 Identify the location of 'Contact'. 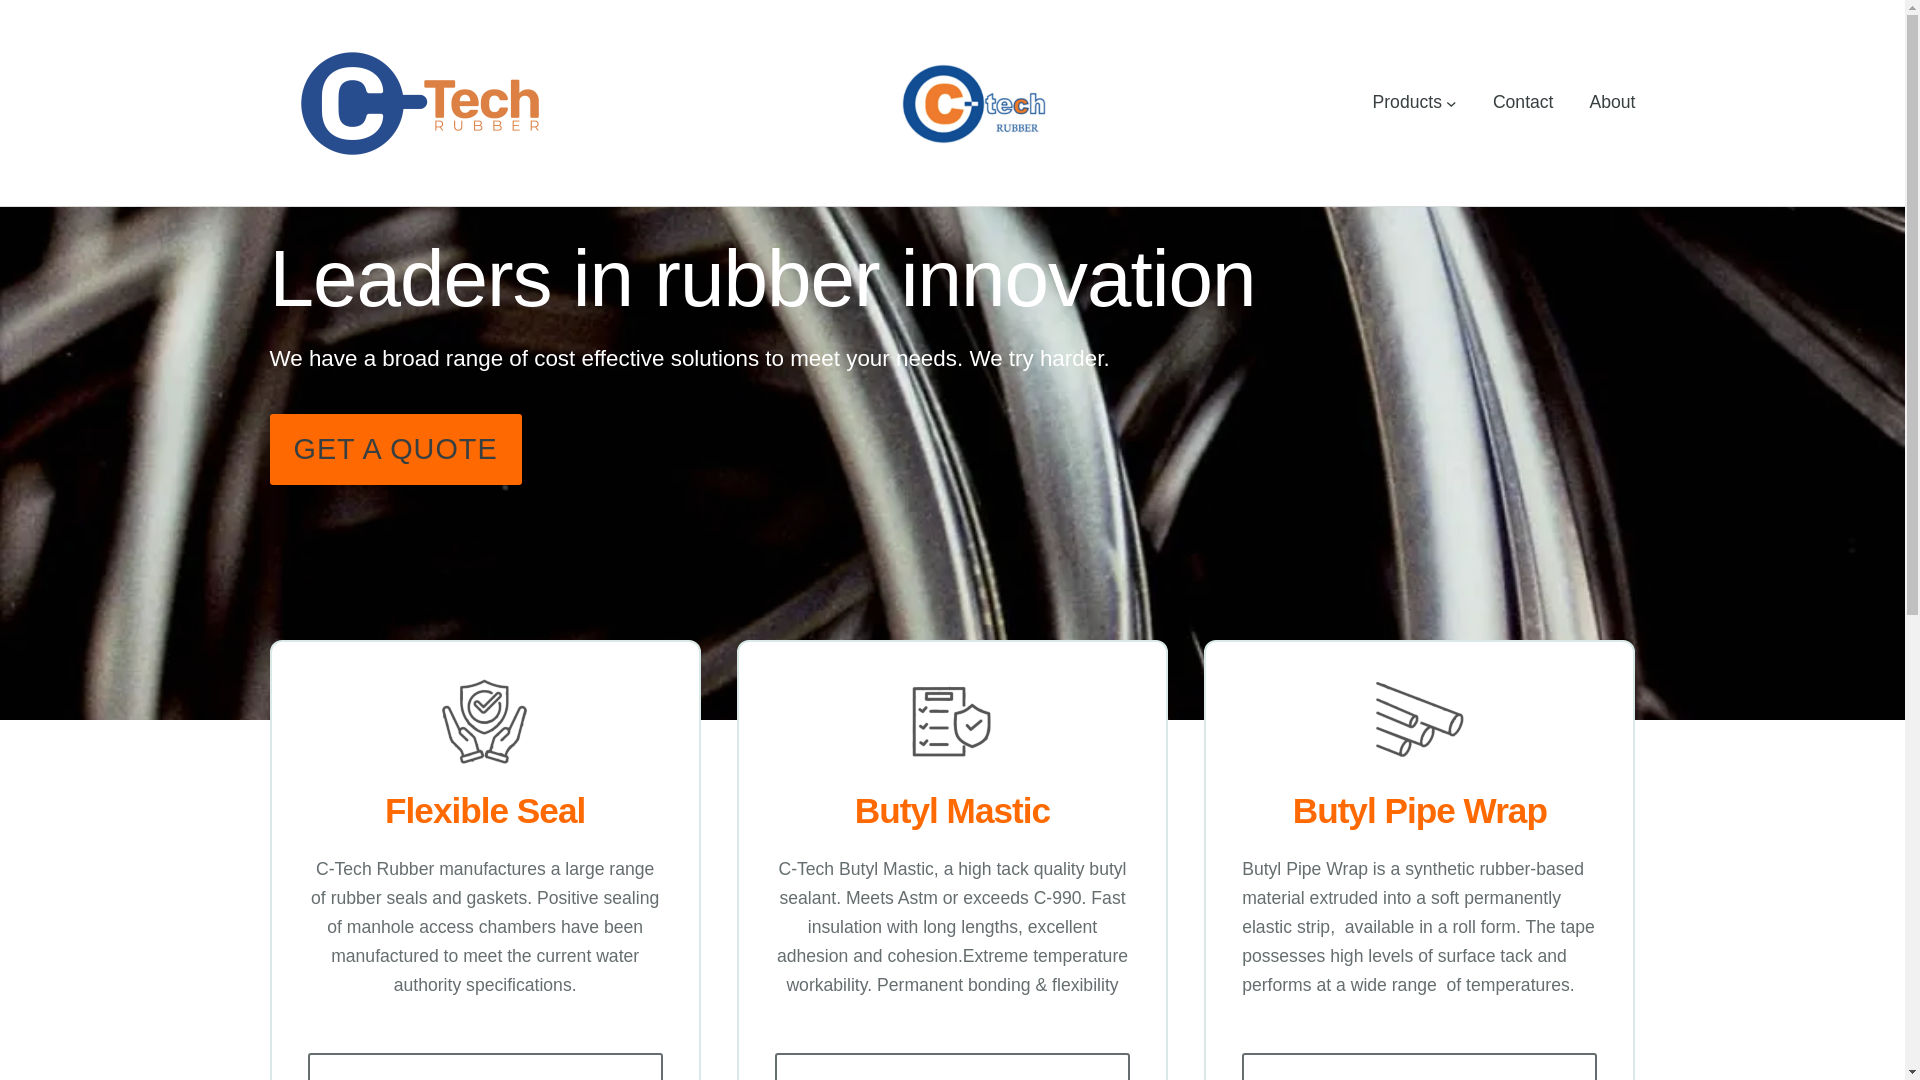
(1522, 102).